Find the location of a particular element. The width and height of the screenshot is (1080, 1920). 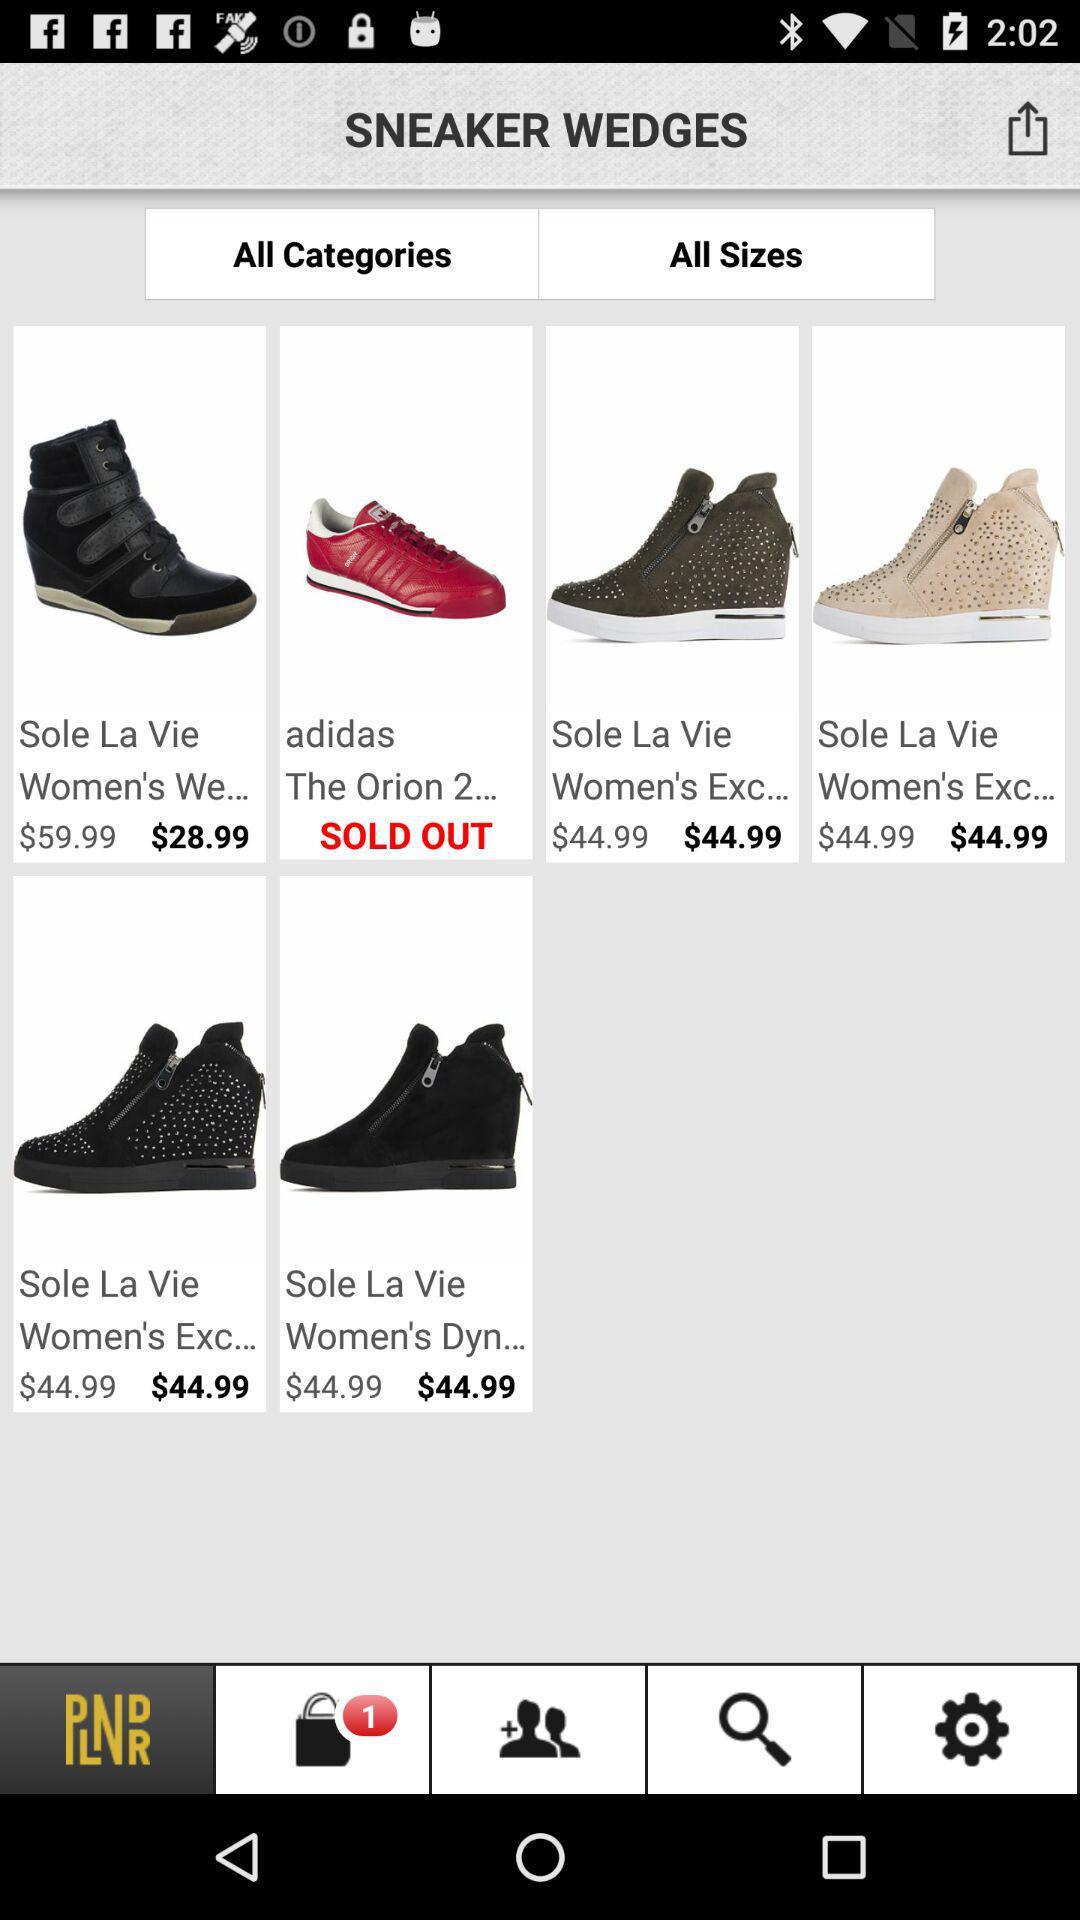

app next to the all categories item is located at coordinates (736, 252).